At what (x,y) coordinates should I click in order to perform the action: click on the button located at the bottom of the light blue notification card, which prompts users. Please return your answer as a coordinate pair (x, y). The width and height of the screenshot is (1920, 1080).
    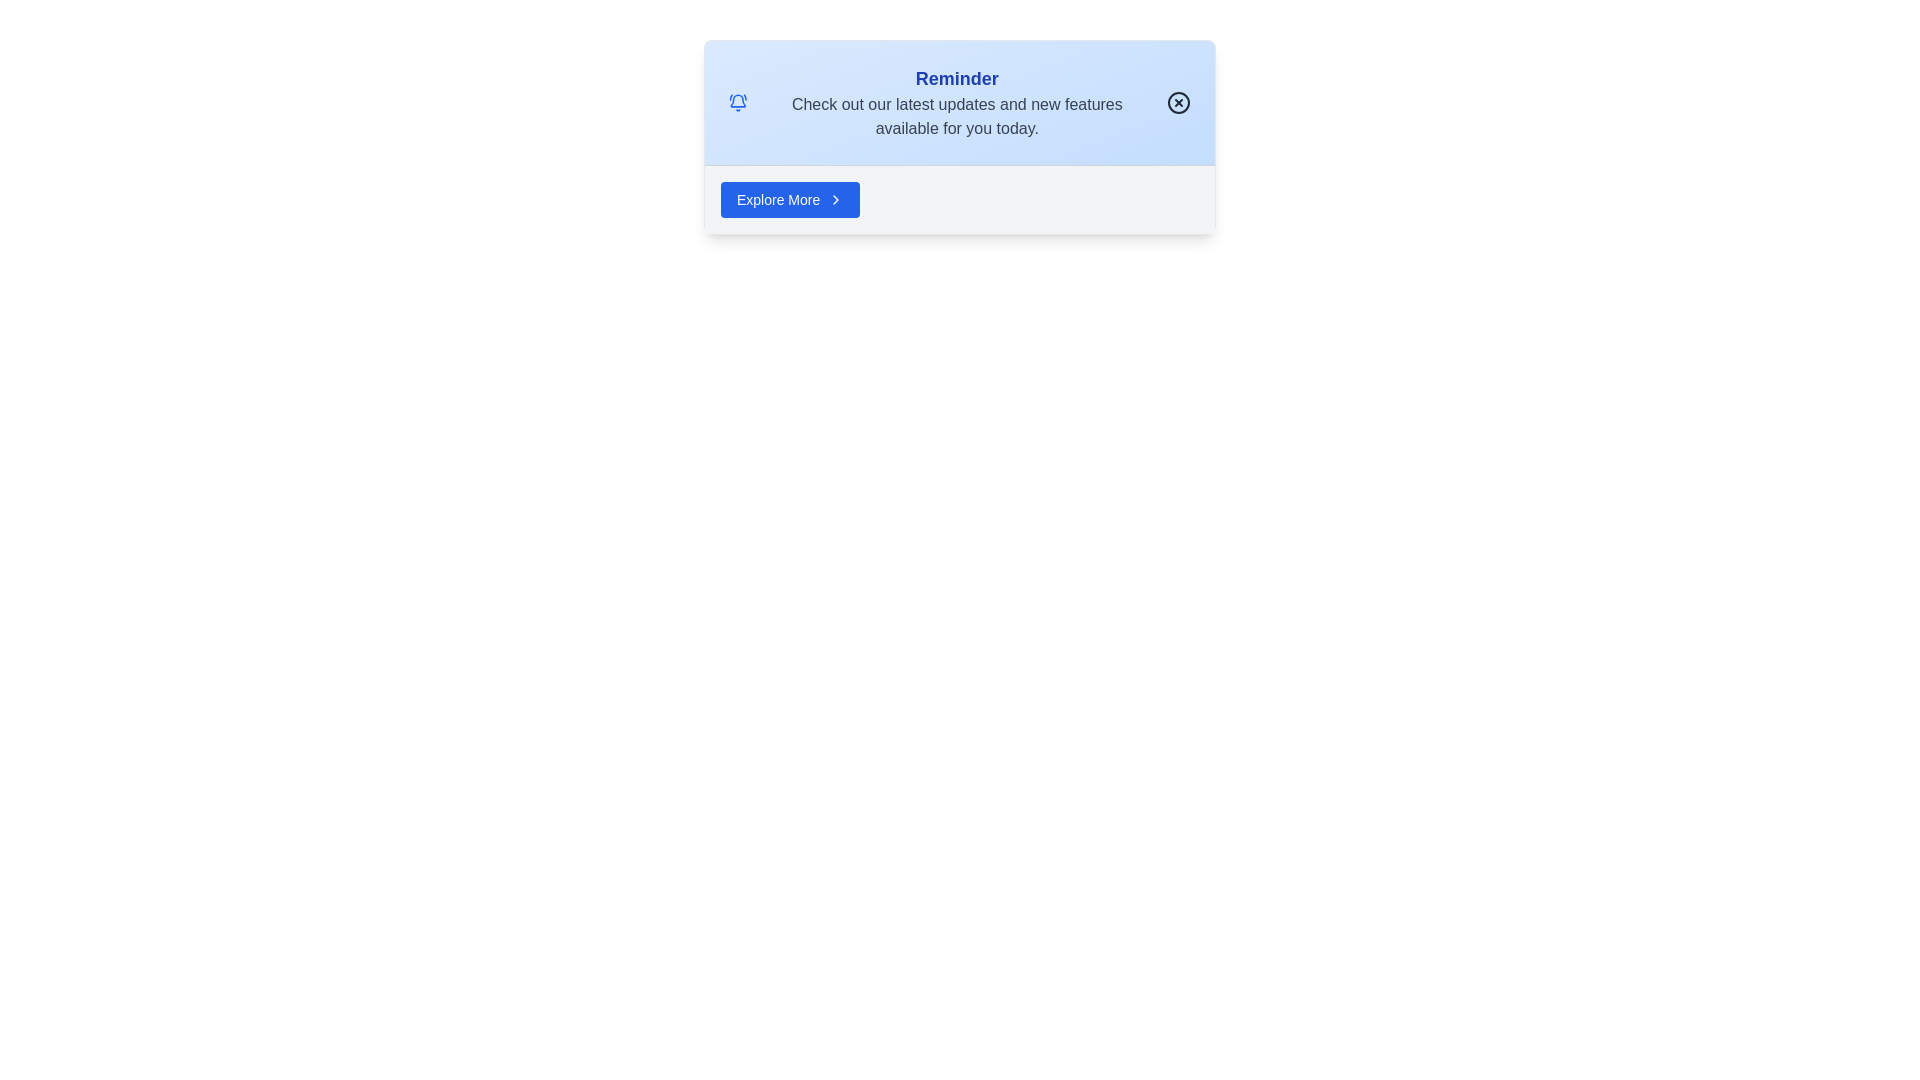
    Looking at the image, I should click on (789, 200).